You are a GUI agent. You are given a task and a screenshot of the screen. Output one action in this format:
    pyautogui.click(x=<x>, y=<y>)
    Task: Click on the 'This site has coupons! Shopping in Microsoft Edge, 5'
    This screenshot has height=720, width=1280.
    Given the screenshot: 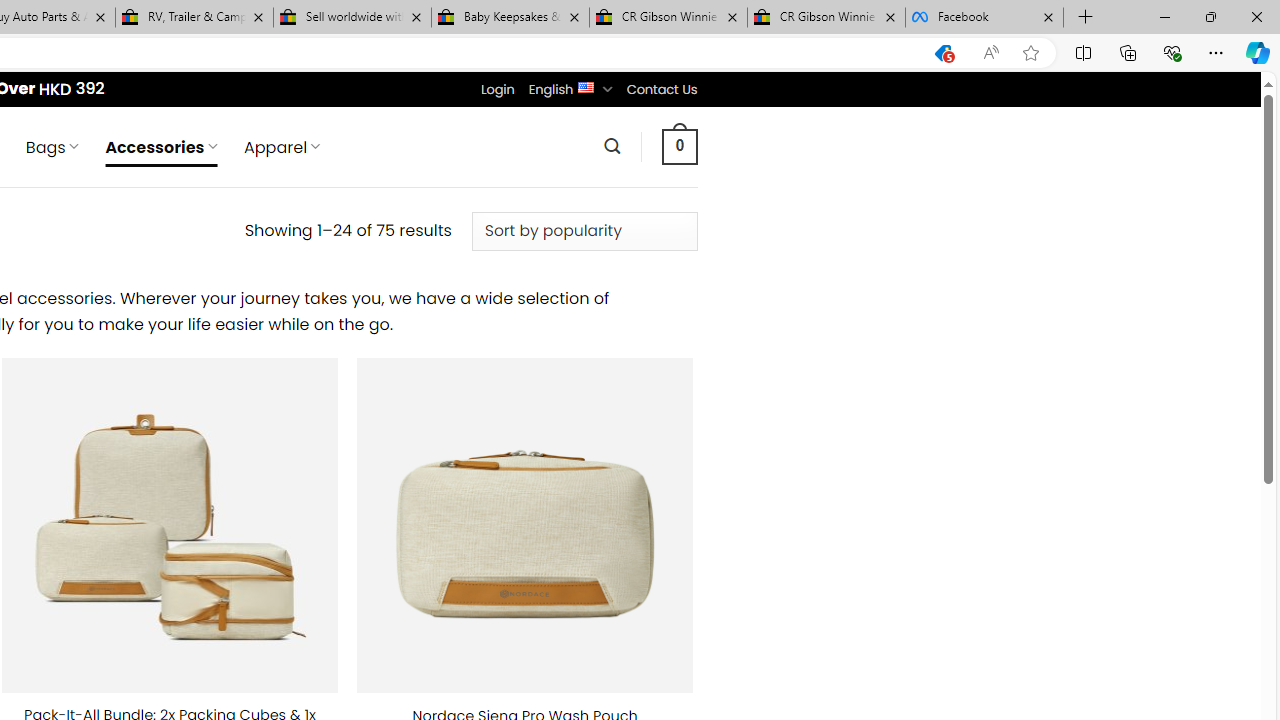 What is the action you would take?
    pyautogui.click(x=942, y=52)
    